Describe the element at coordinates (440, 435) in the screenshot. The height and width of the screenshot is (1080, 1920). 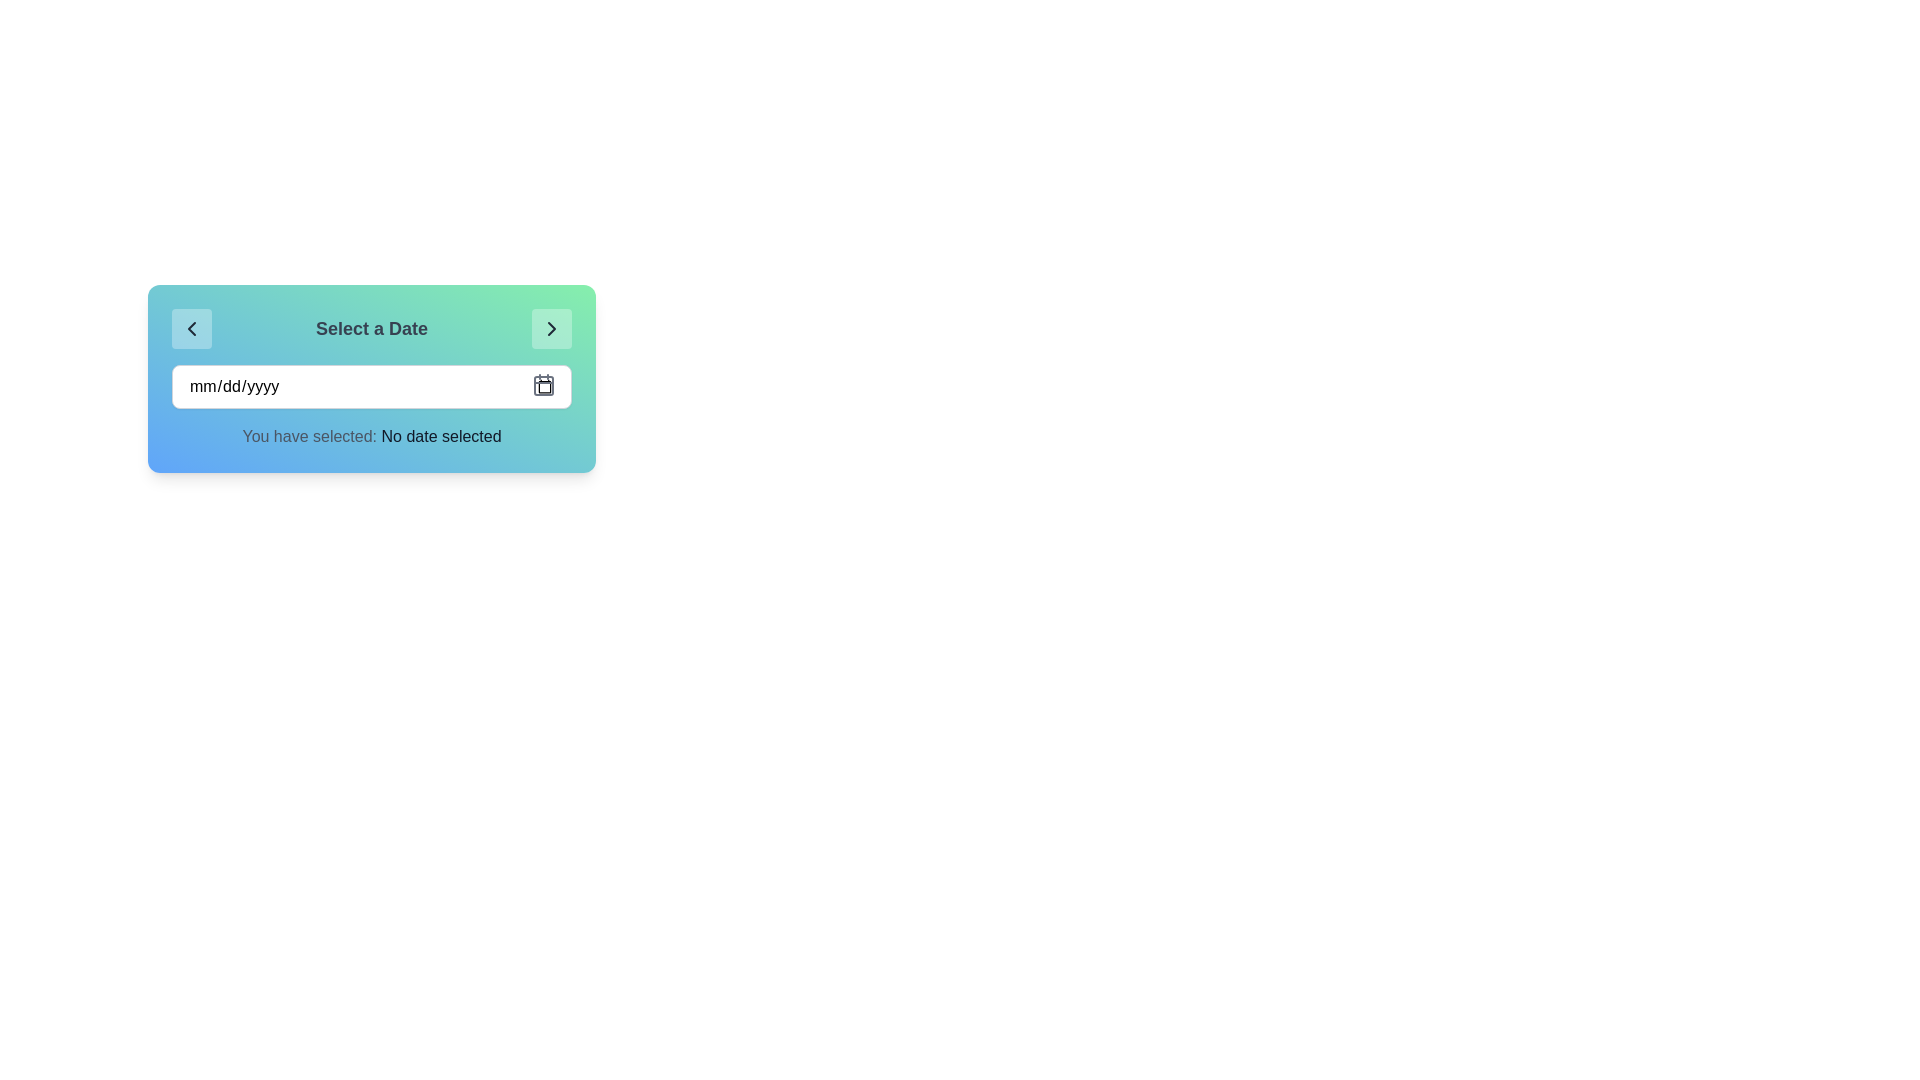
I see `the non-editable text element indicating the current state of the date selection functionality, which displays 'No date selected'` at that location.